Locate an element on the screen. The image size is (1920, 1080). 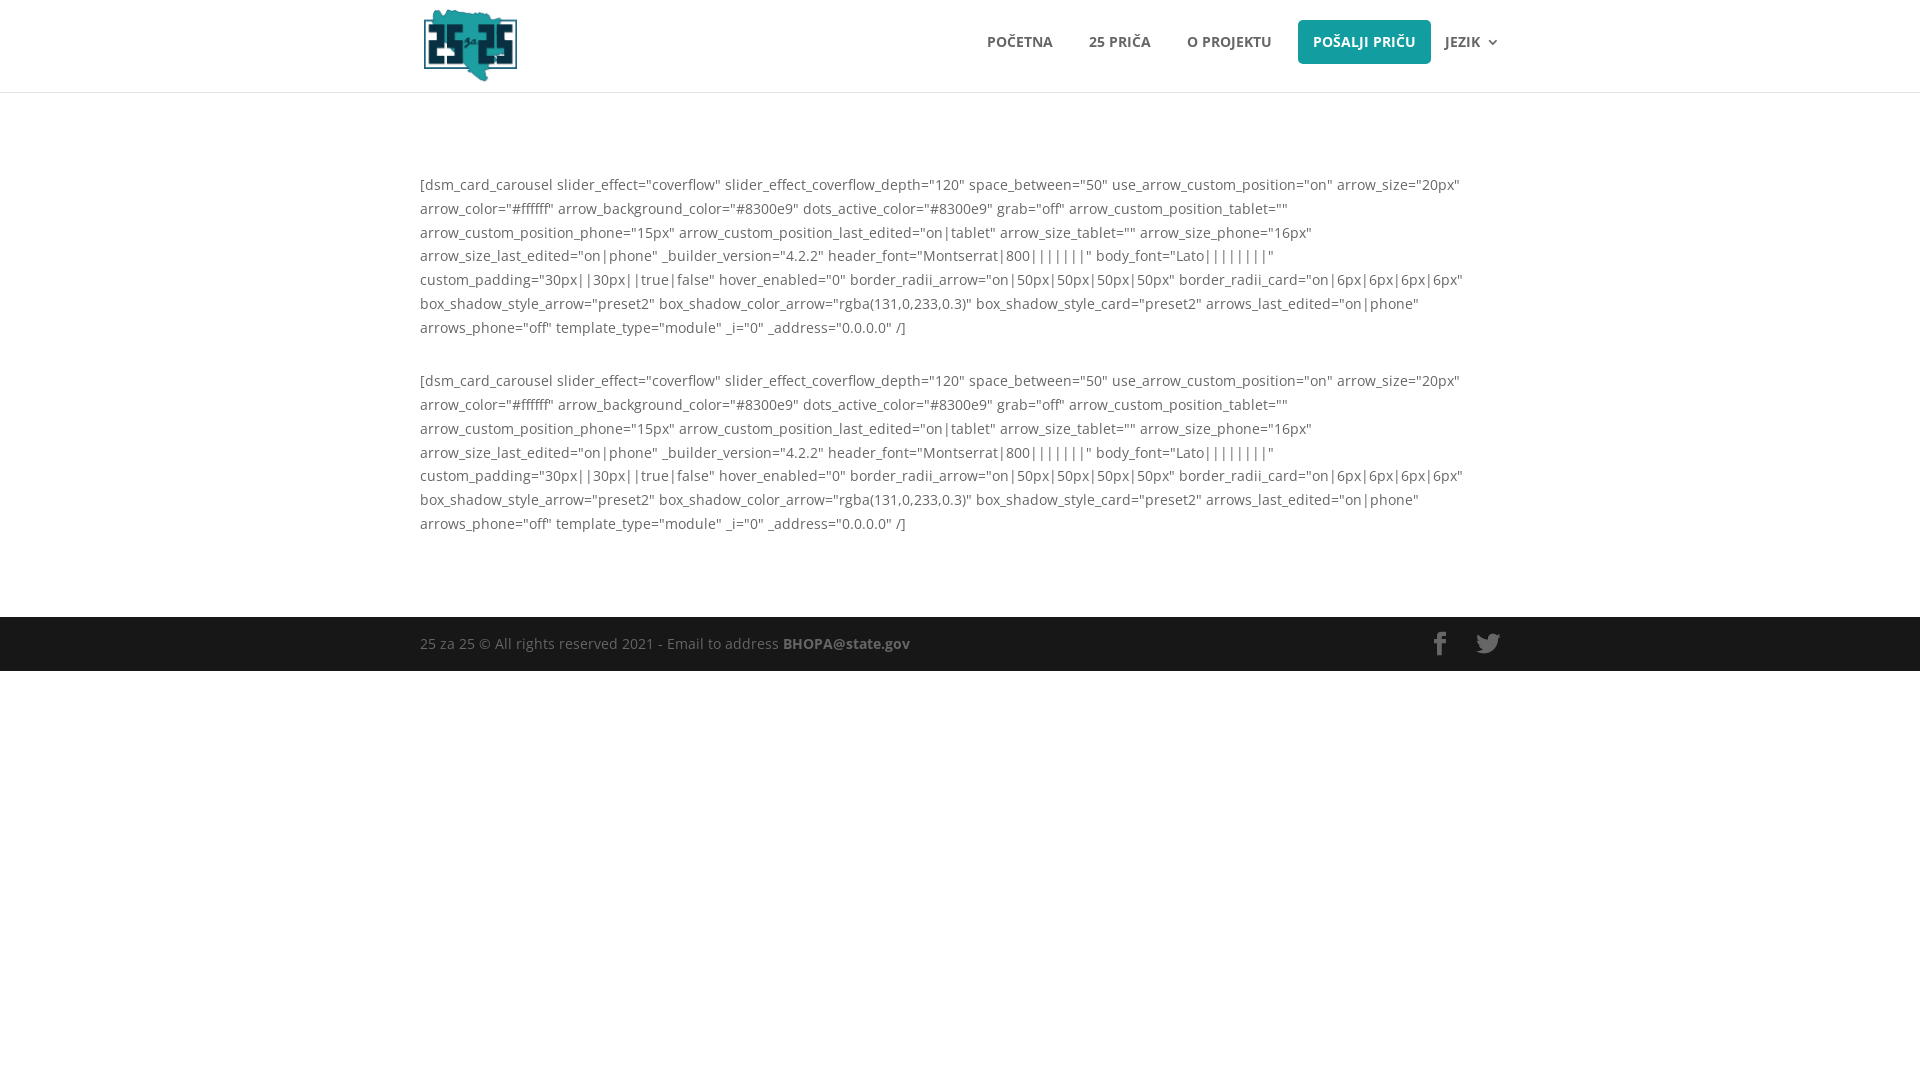
'JEZIK' is located at coordinates (1467, 57).